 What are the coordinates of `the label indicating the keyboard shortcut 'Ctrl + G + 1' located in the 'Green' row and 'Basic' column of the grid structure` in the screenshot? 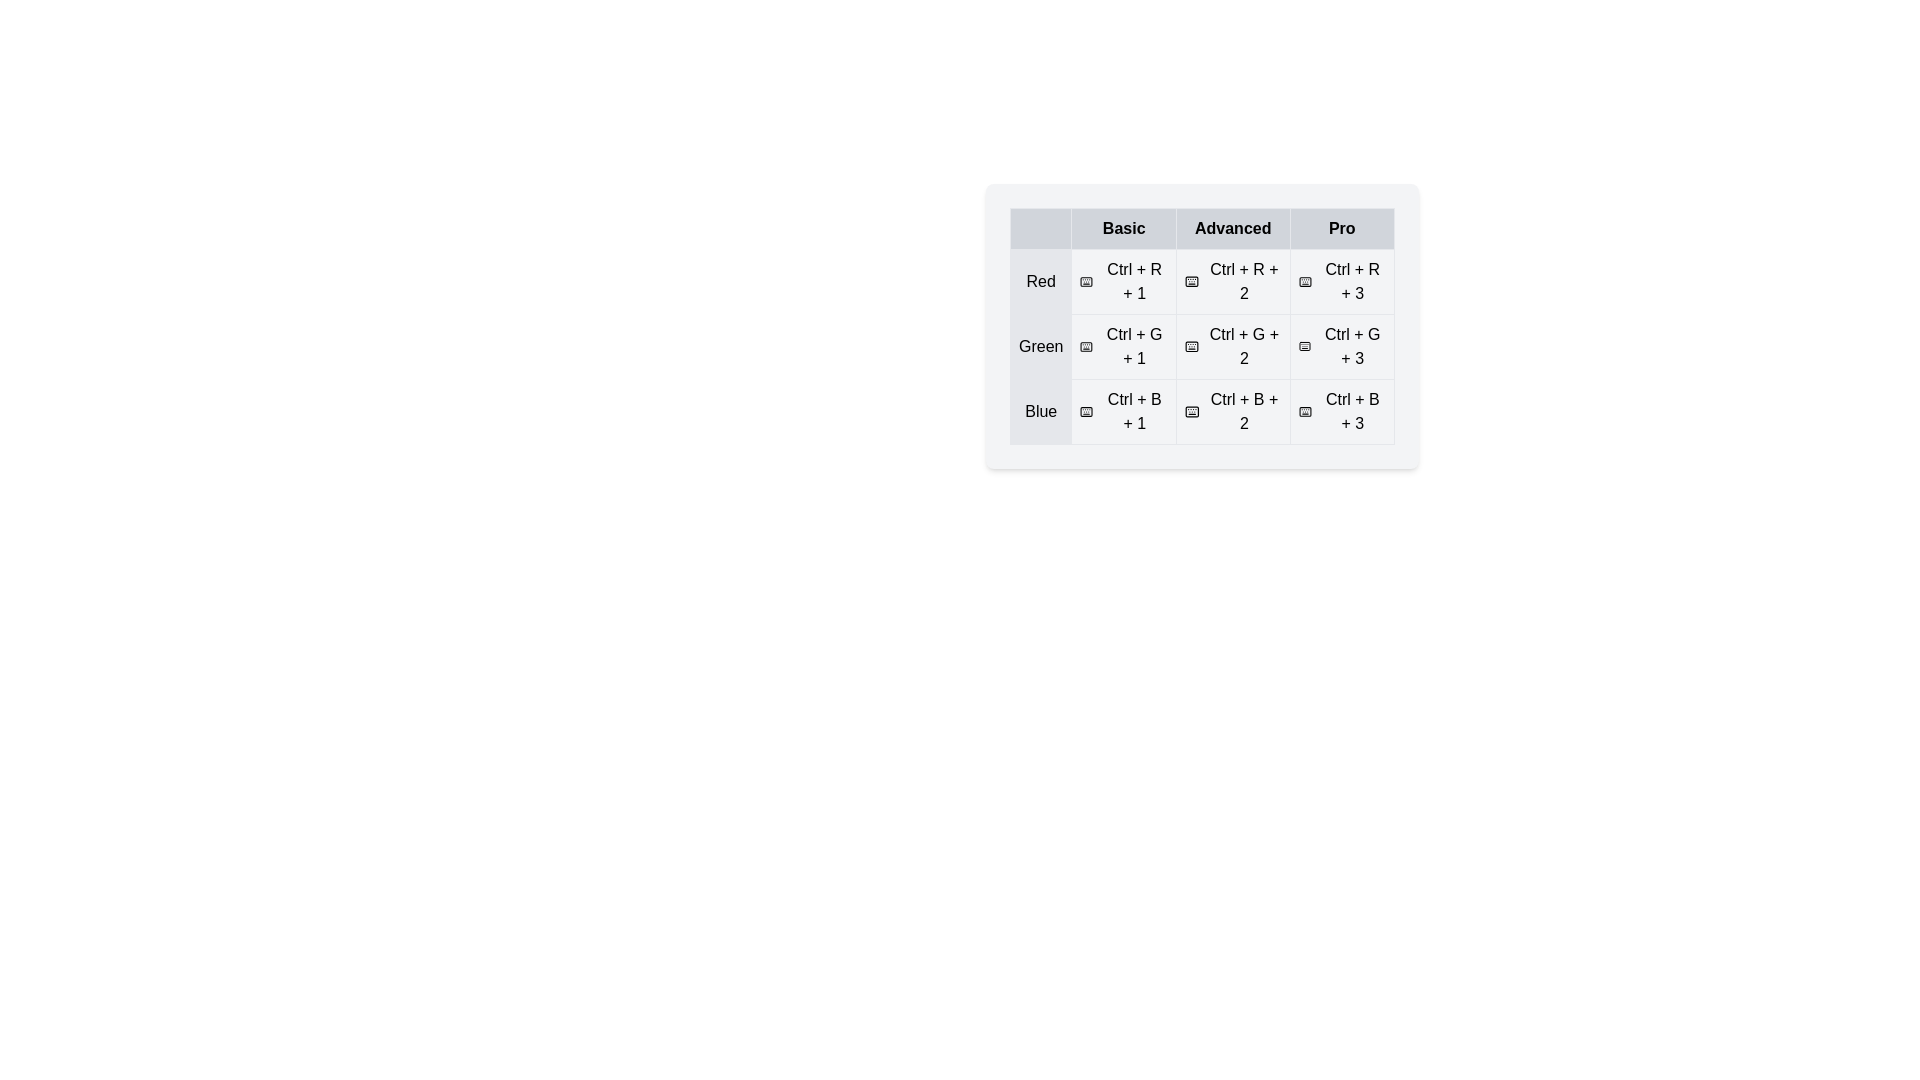 It's located at (1124, 346).